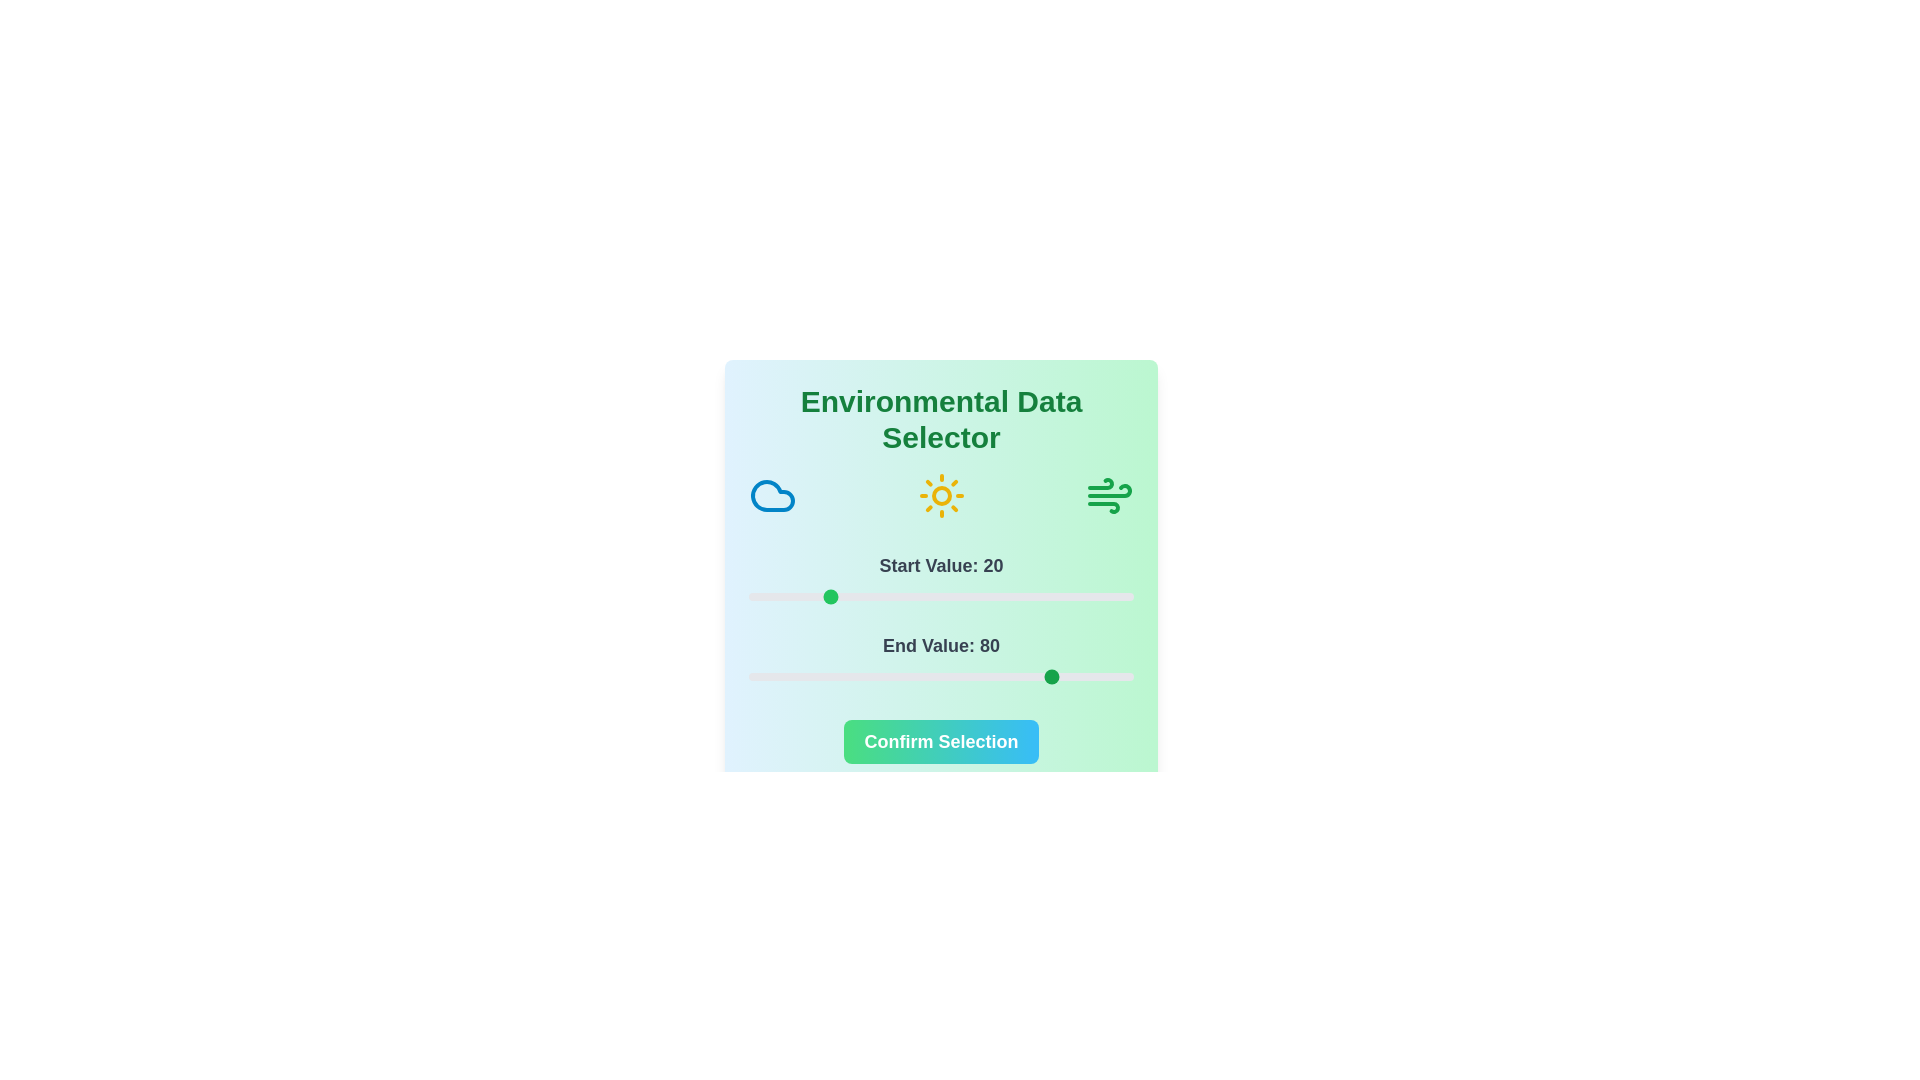 The height and width of the screenshot is (1080, 1920). Describe the element at coordinates (1037, 676) in the screenshot. I see `the slider` at that location.